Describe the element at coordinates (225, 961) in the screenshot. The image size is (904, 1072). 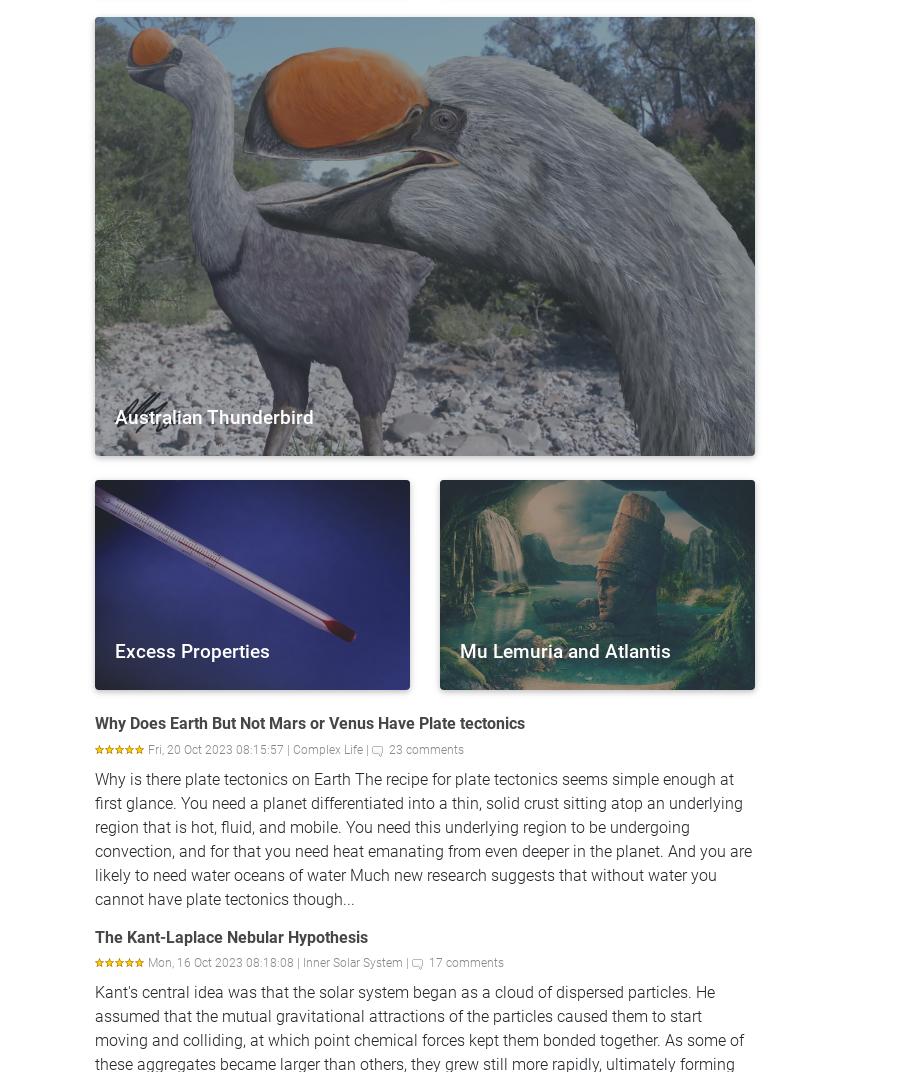
I see `'Mon, 16 Oct 2023 08:18:08                                    |'` at that location.